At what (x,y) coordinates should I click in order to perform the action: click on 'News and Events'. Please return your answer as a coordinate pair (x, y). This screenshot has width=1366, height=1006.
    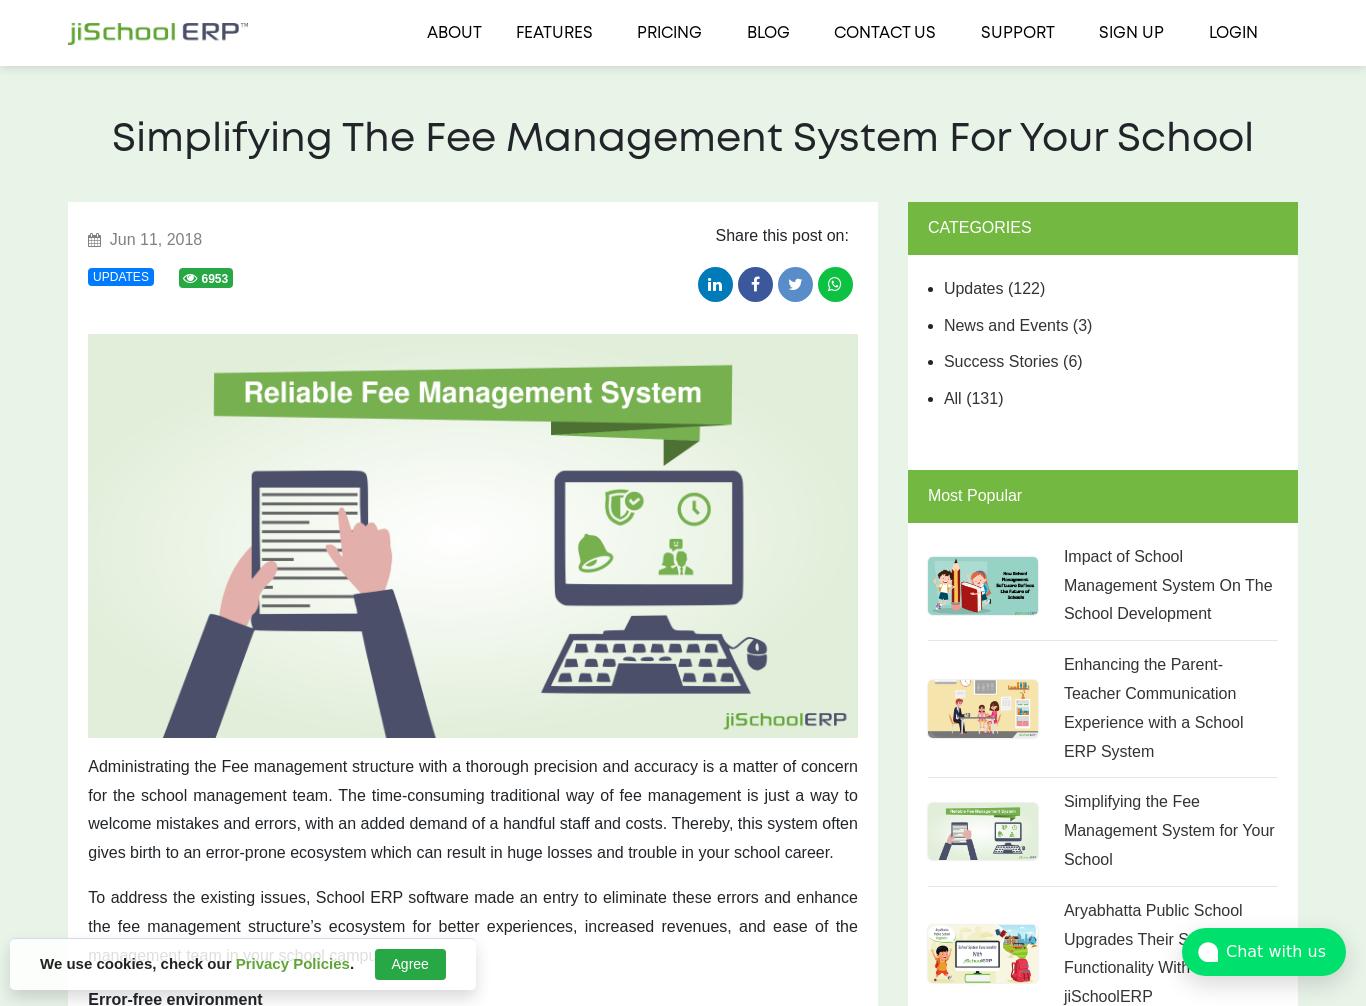
    Looking at the image, I should click on (942, 323).